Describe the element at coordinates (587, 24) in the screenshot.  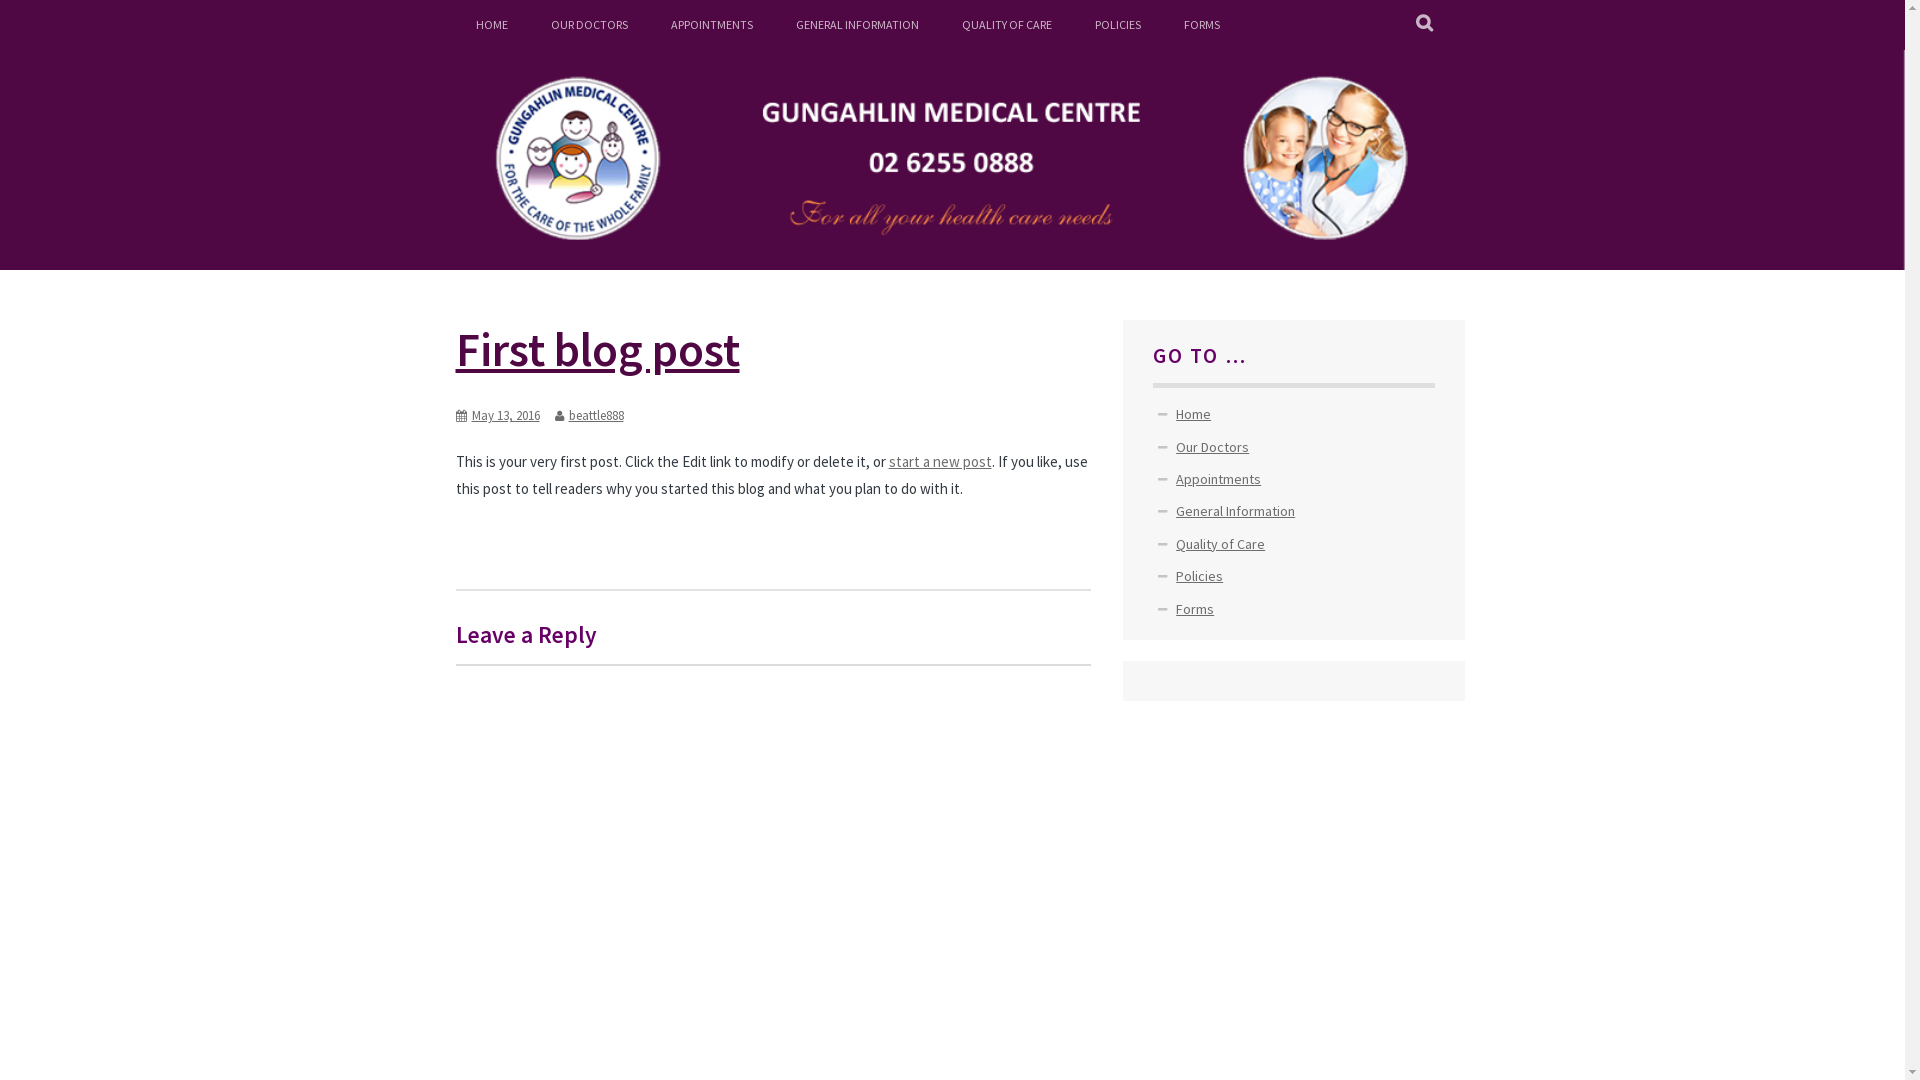
I see `'OUR DOCTORS'` at that location.